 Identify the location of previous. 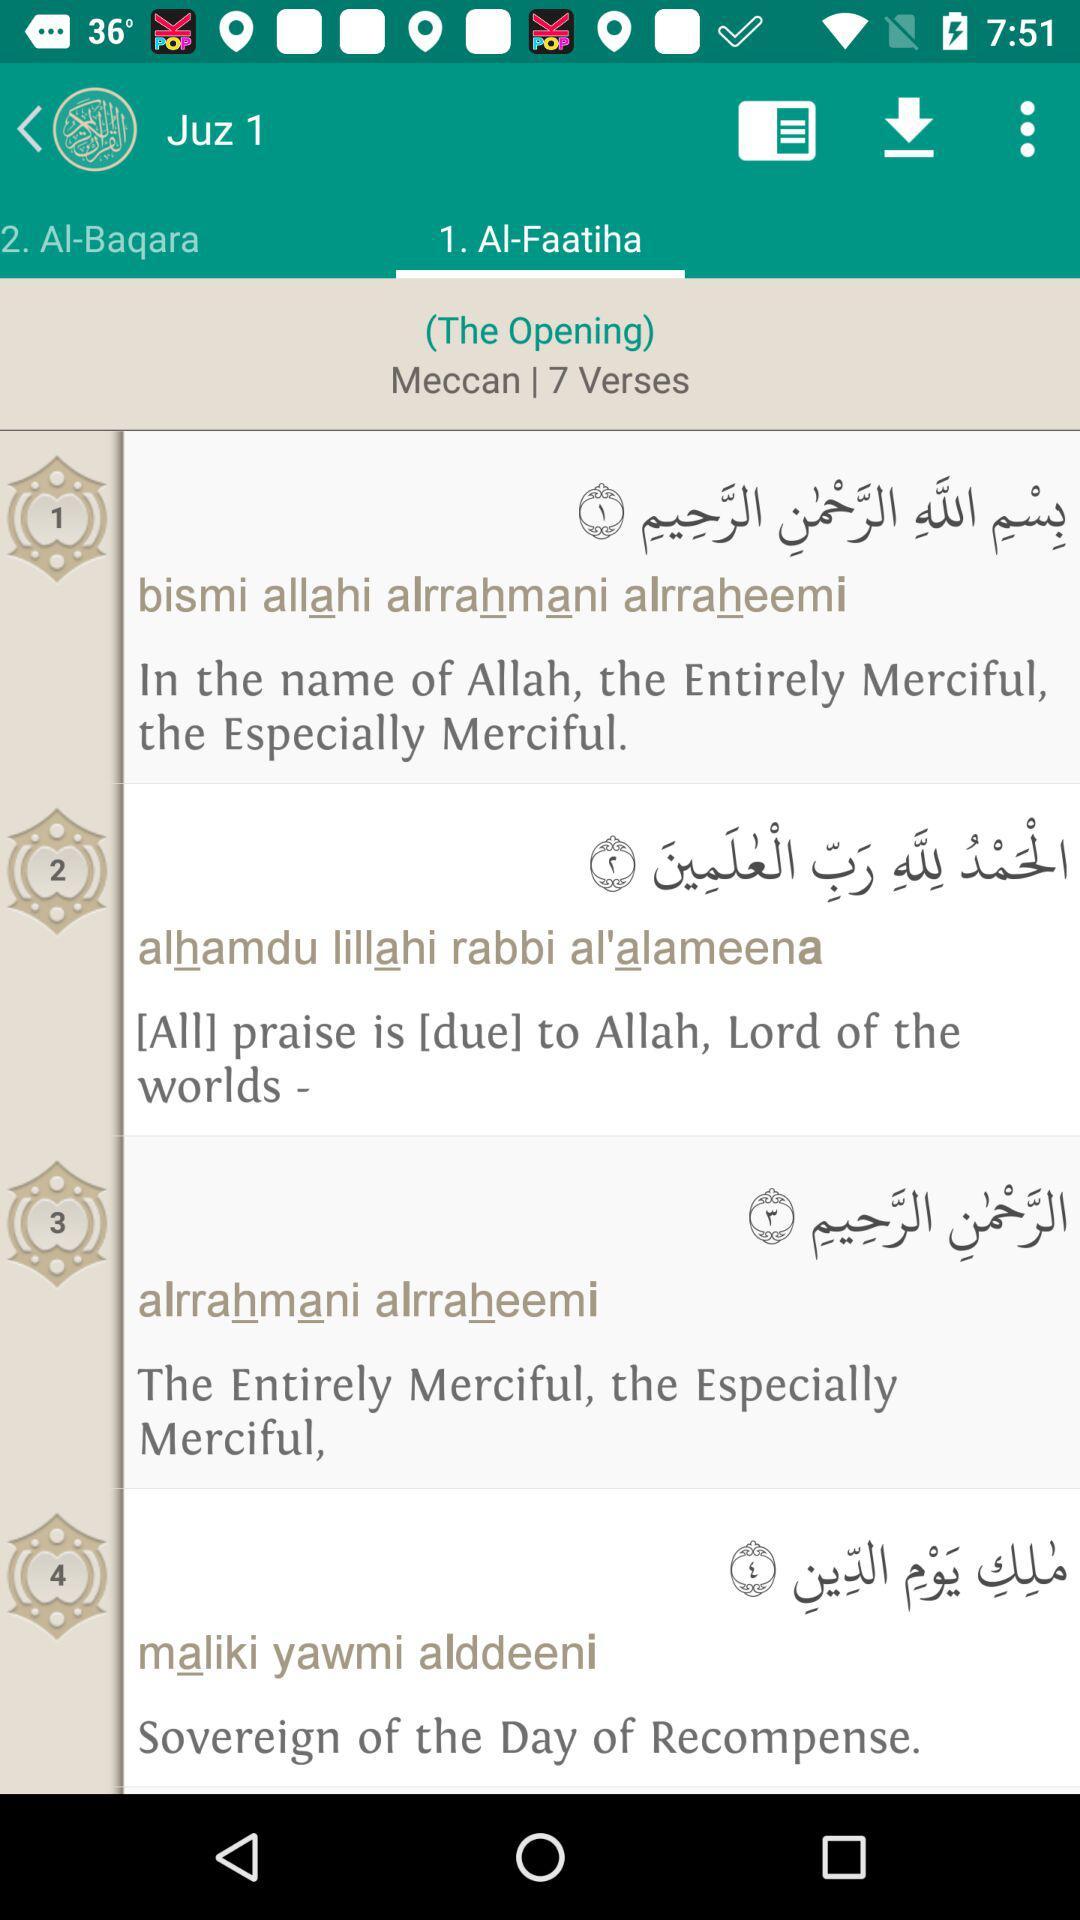
(75, 127).